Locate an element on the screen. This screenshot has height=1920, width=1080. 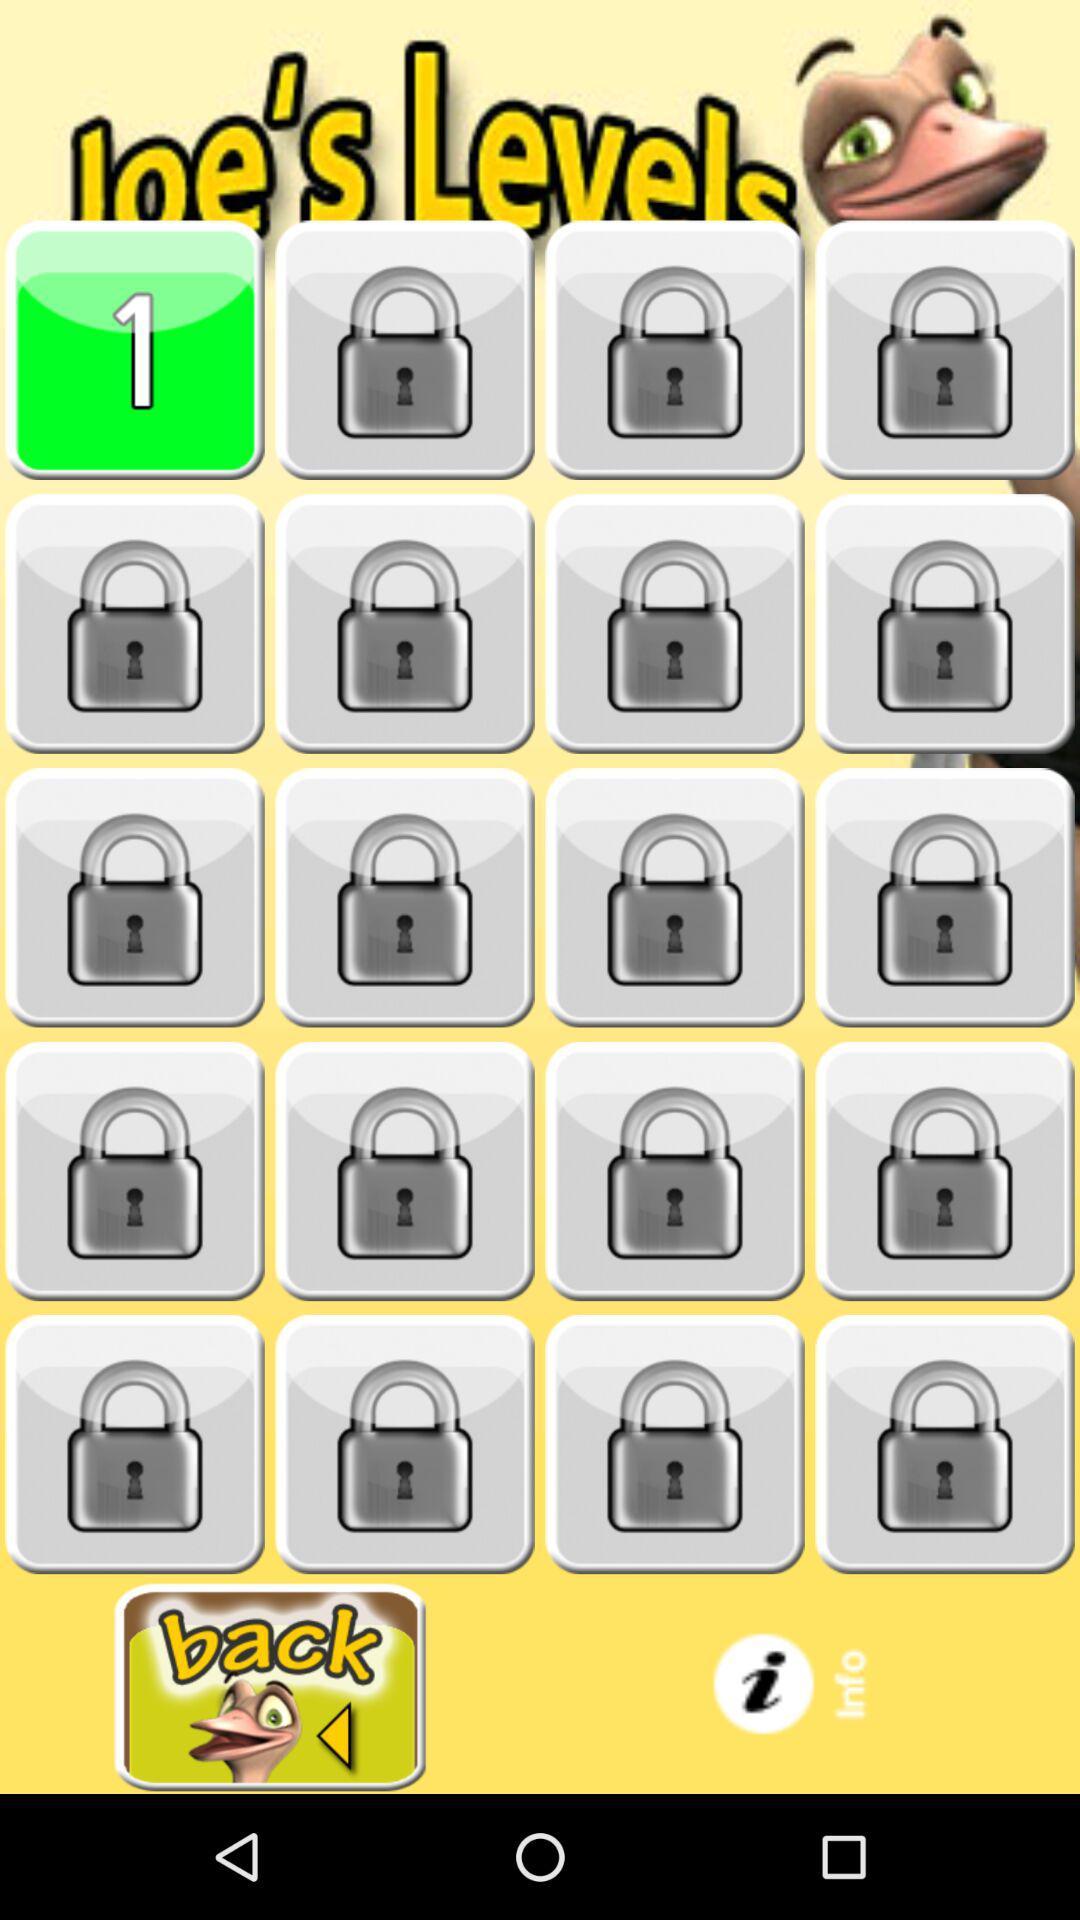
unlock level is located at coordinates (675, 1444).